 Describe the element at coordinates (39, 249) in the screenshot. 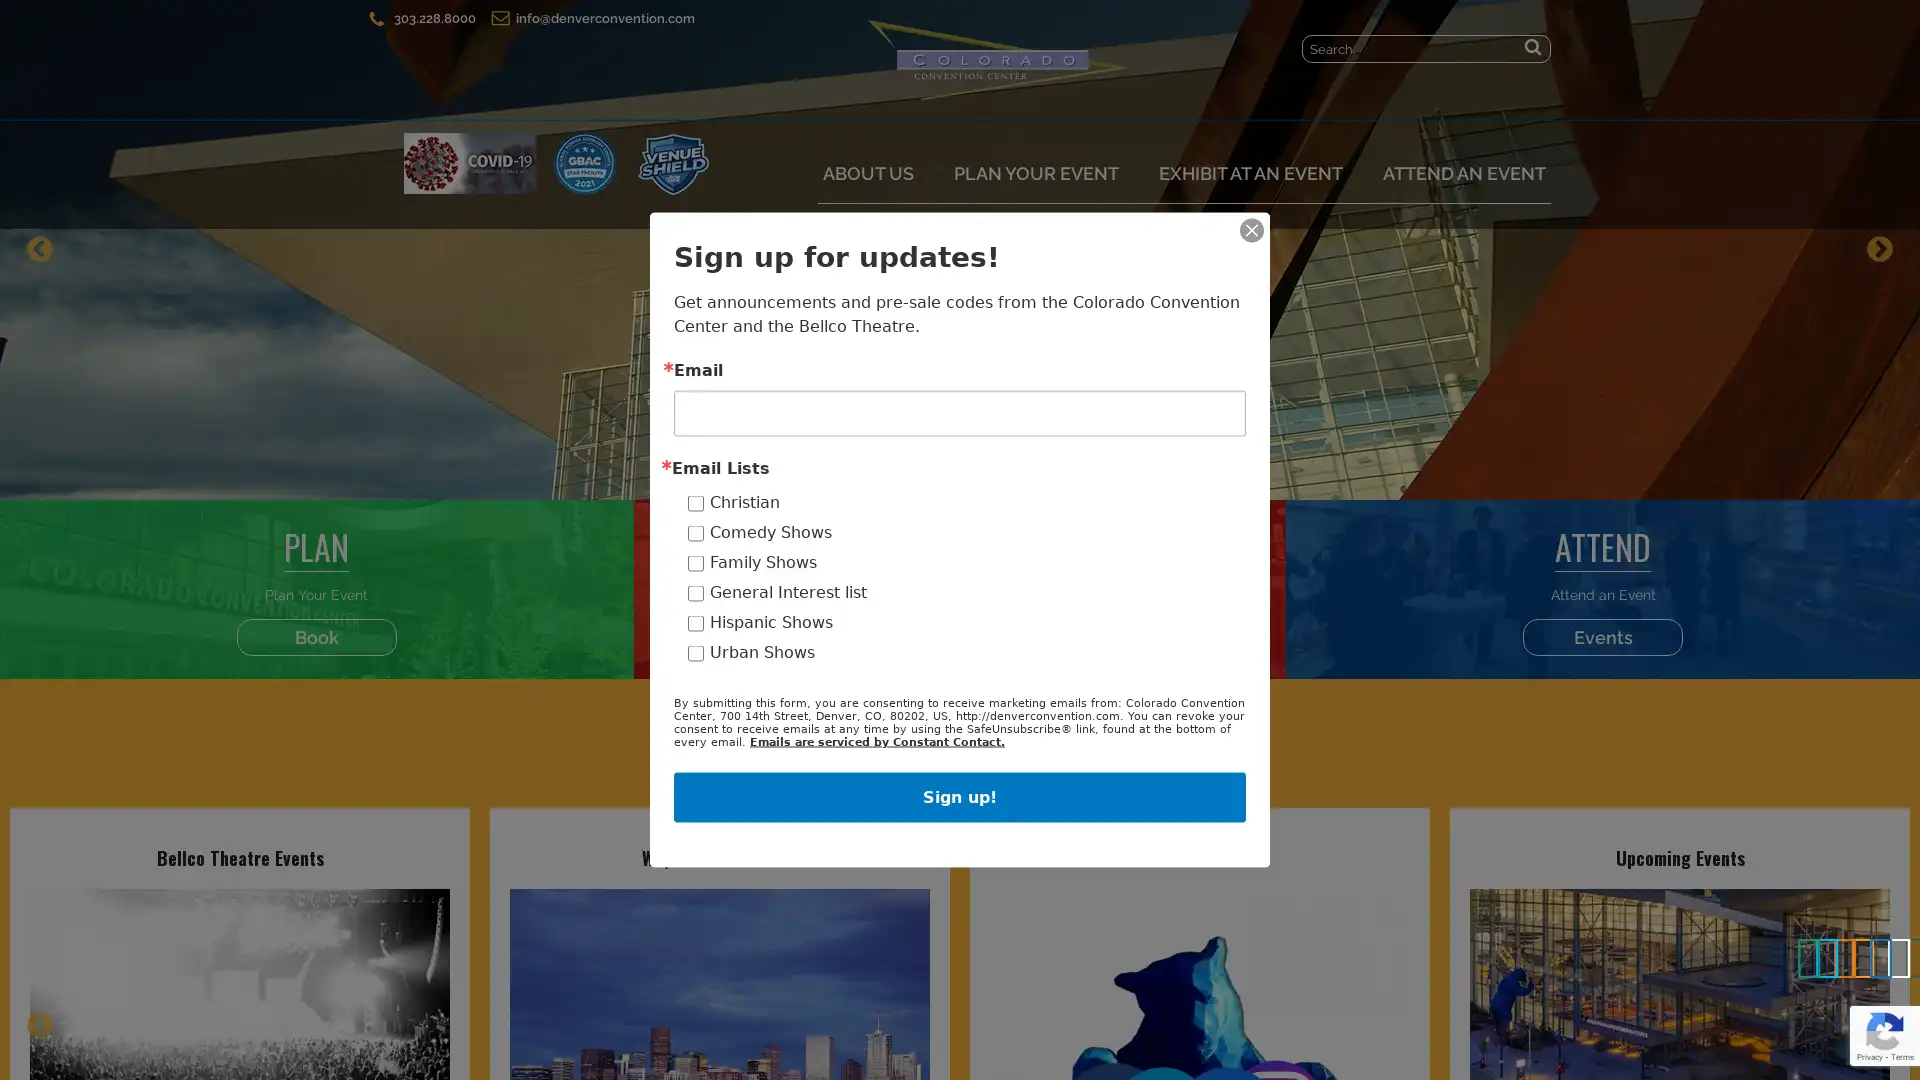

I see `Previous` at that location.